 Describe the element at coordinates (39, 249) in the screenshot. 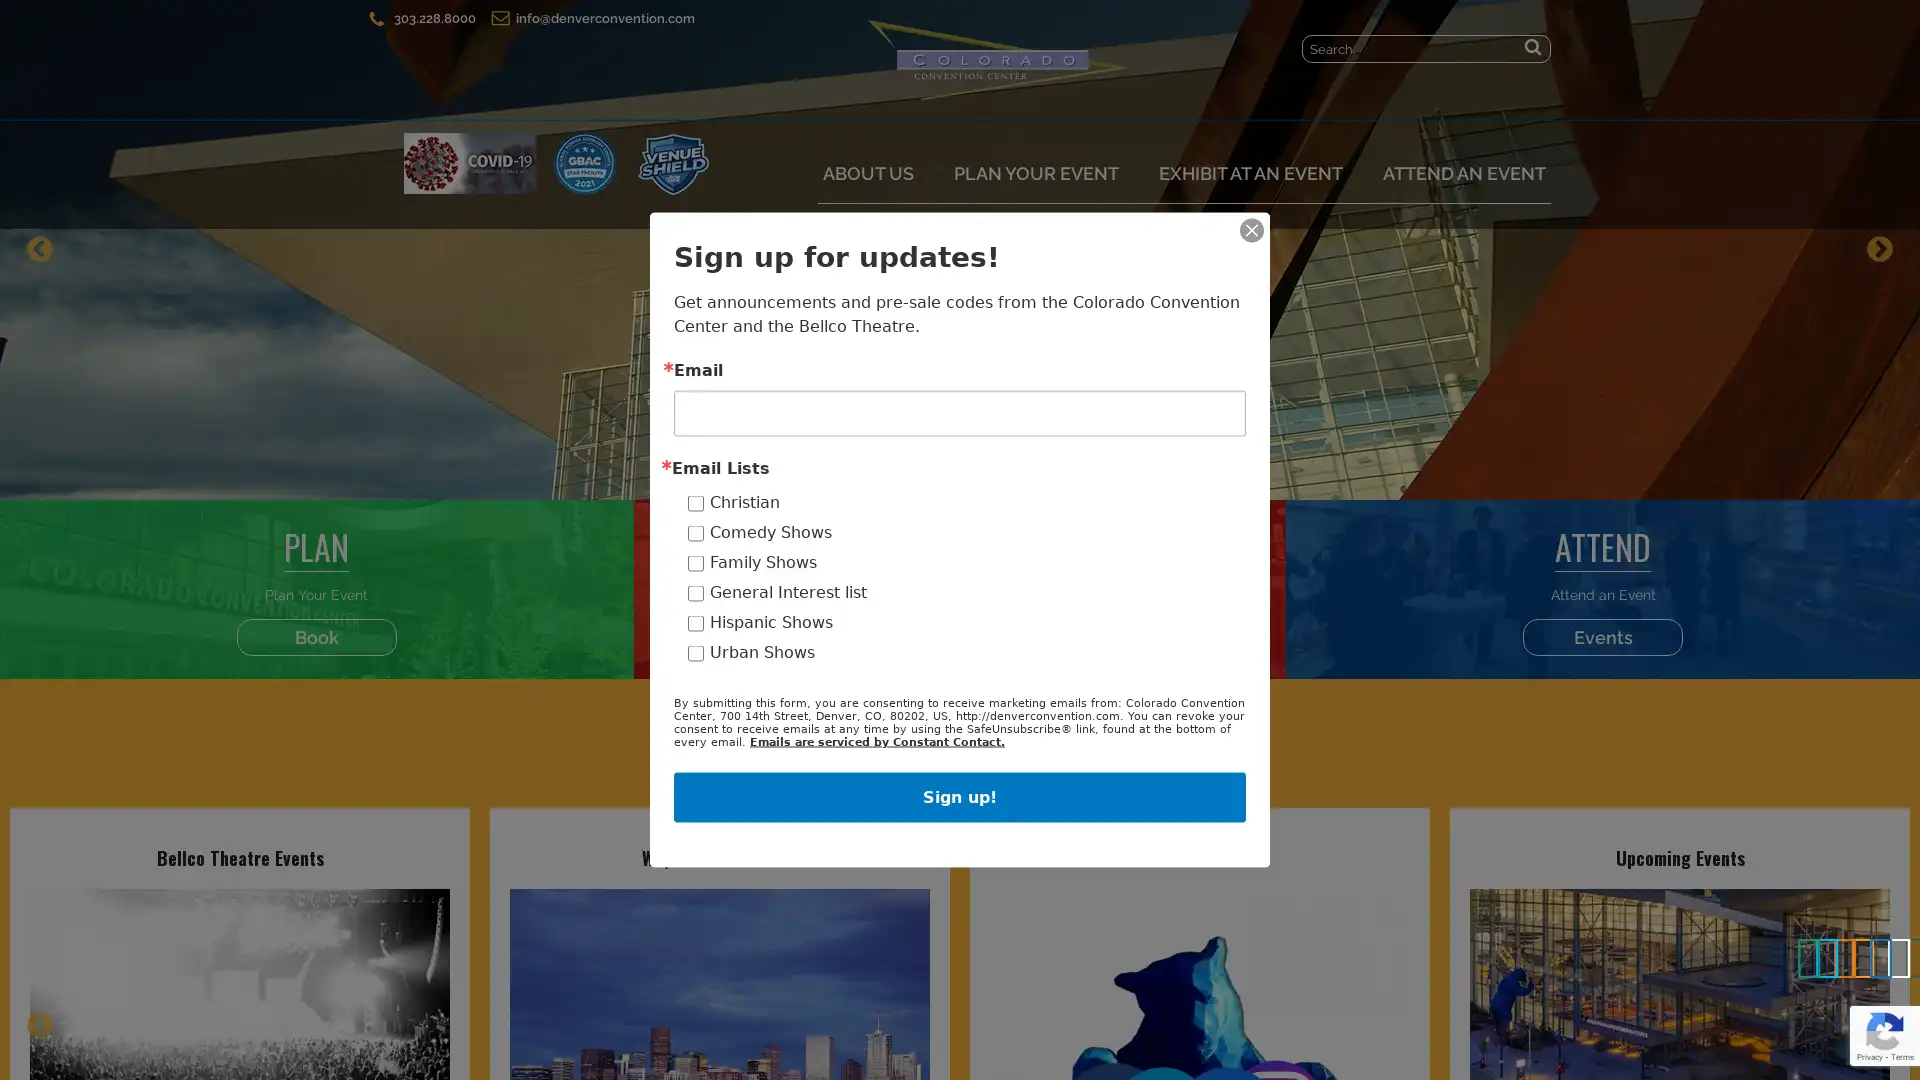

I see `Previous` at that location.